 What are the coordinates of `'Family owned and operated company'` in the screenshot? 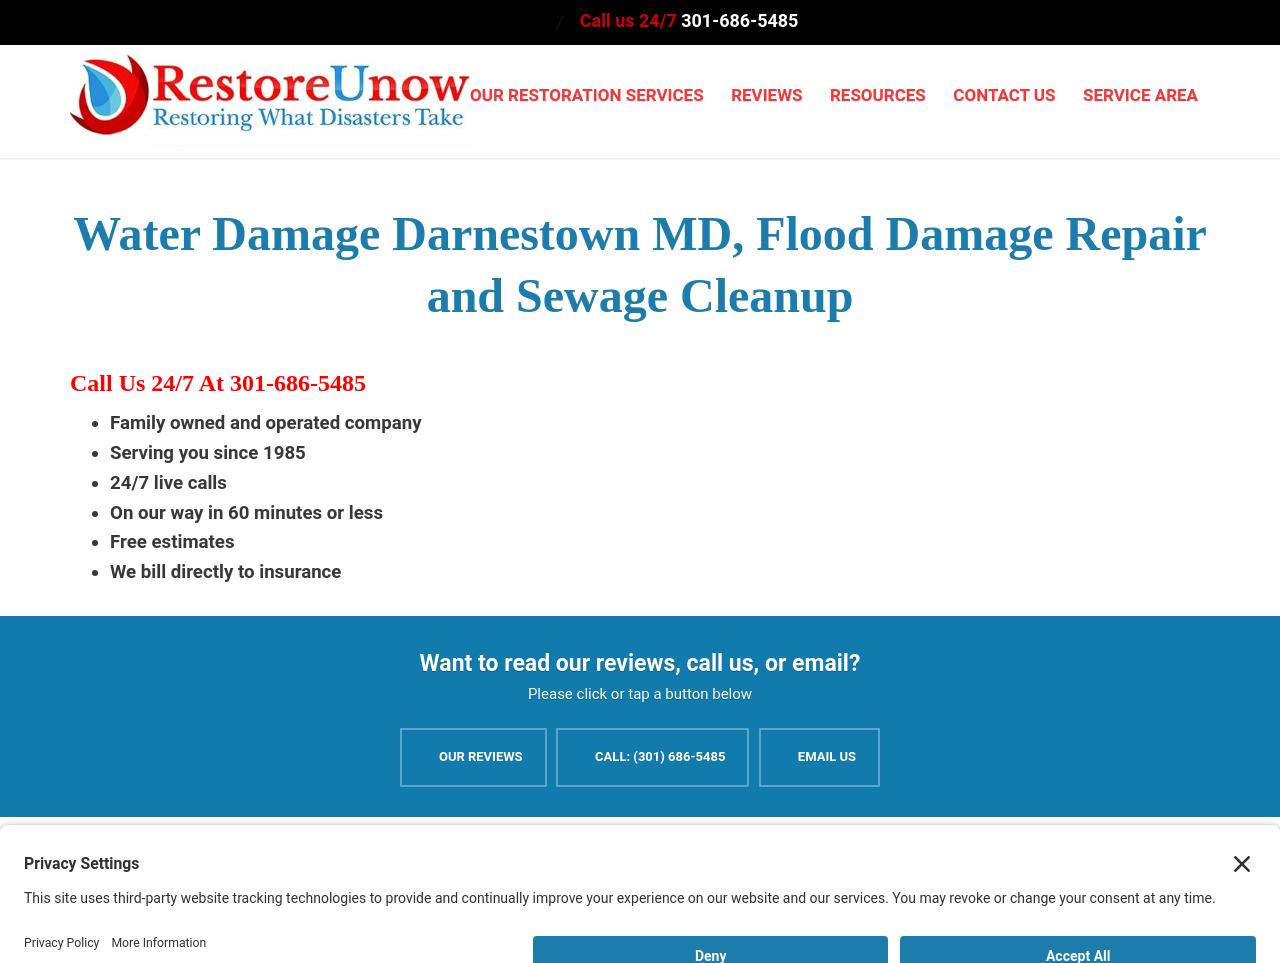 It's located at (264, 421).